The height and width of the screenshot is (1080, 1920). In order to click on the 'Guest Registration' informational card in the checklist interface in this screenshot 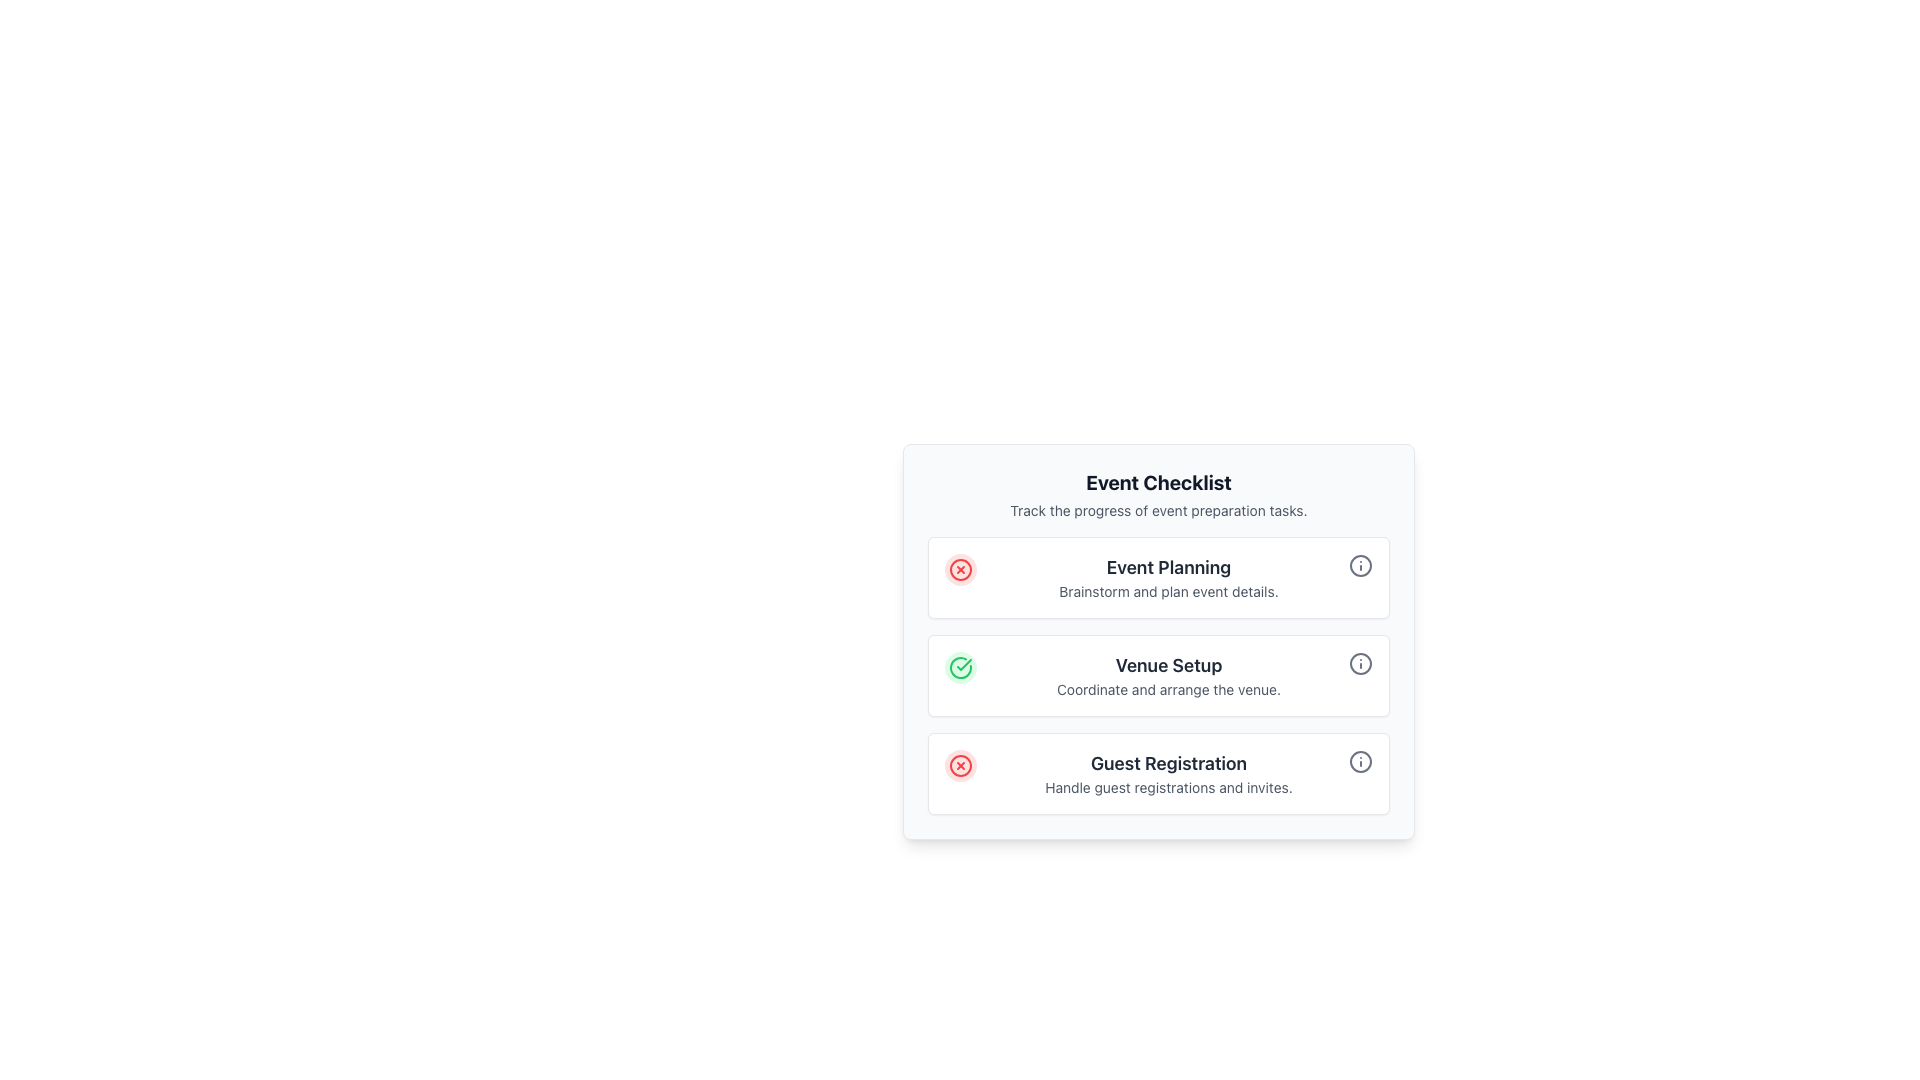, I will do `click(1158, 773)`.